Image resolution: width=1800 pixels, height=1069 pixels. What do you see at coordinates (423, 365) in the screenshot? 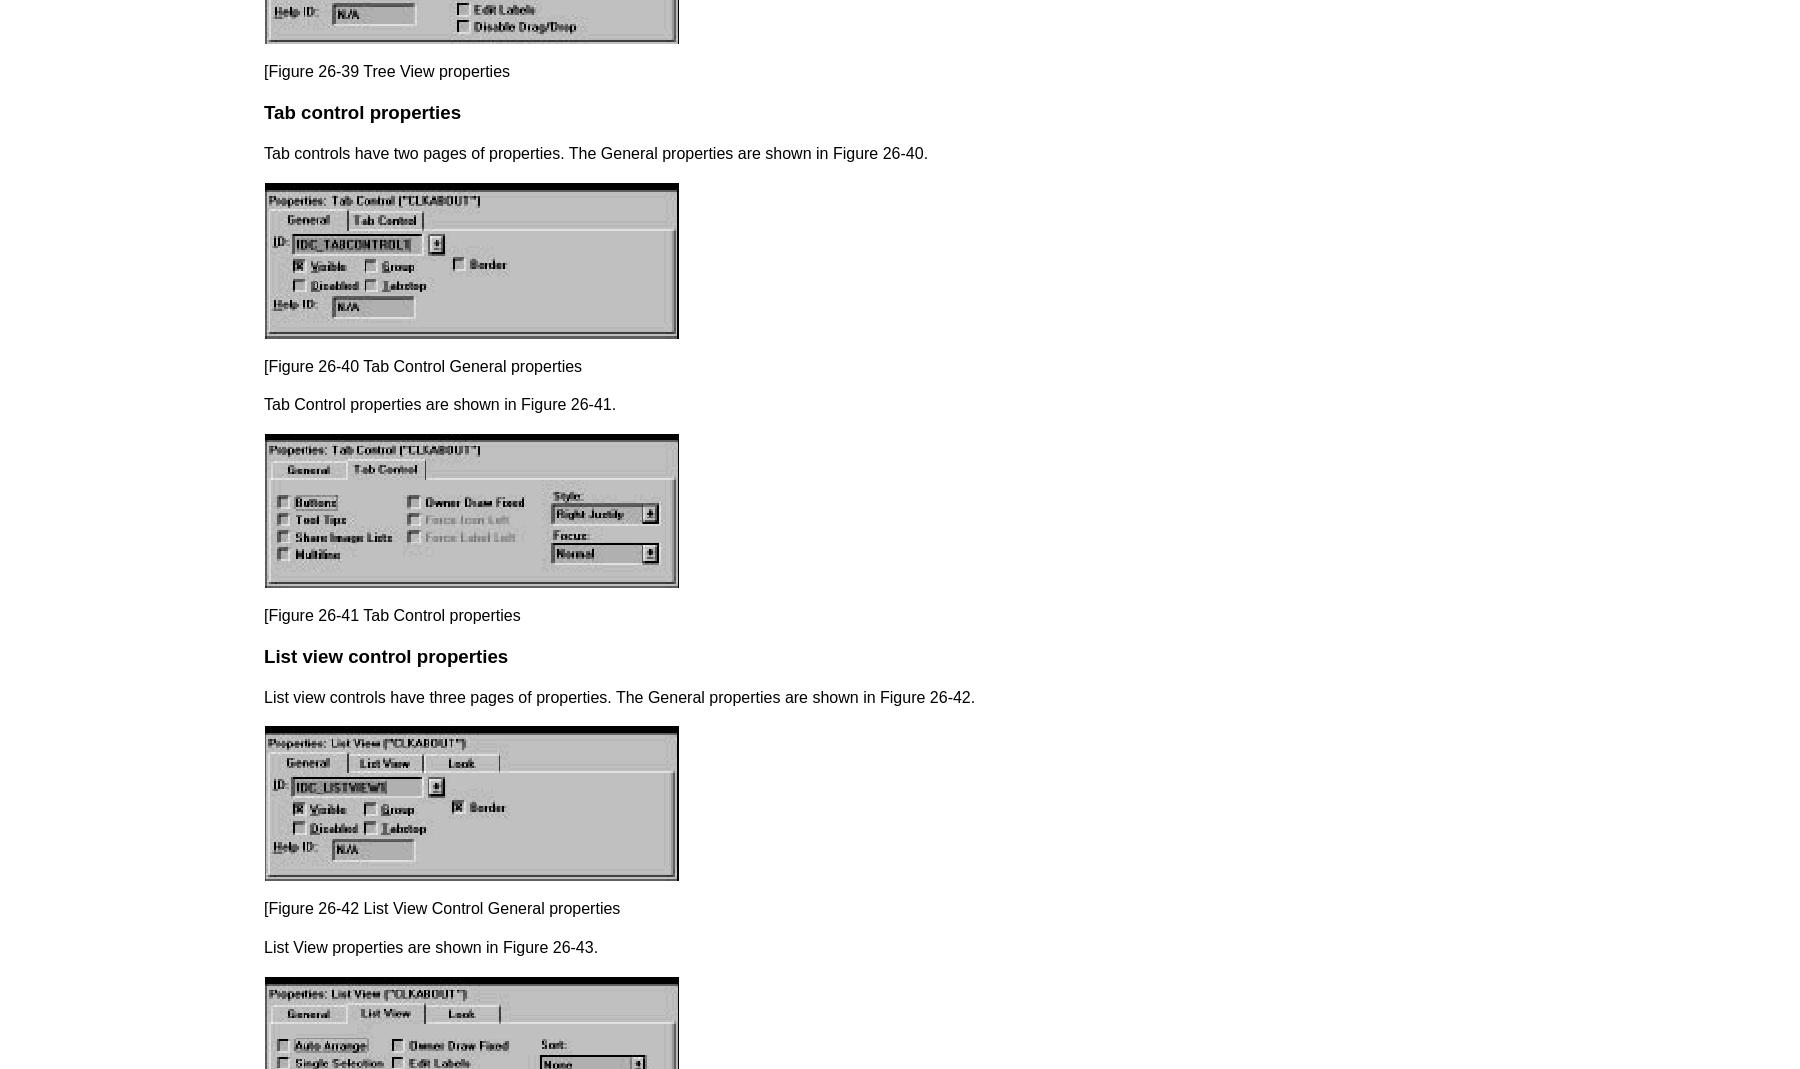
I see `'[Figure 26-40 Tab Control General properties'` at bounding box center [423, 365].